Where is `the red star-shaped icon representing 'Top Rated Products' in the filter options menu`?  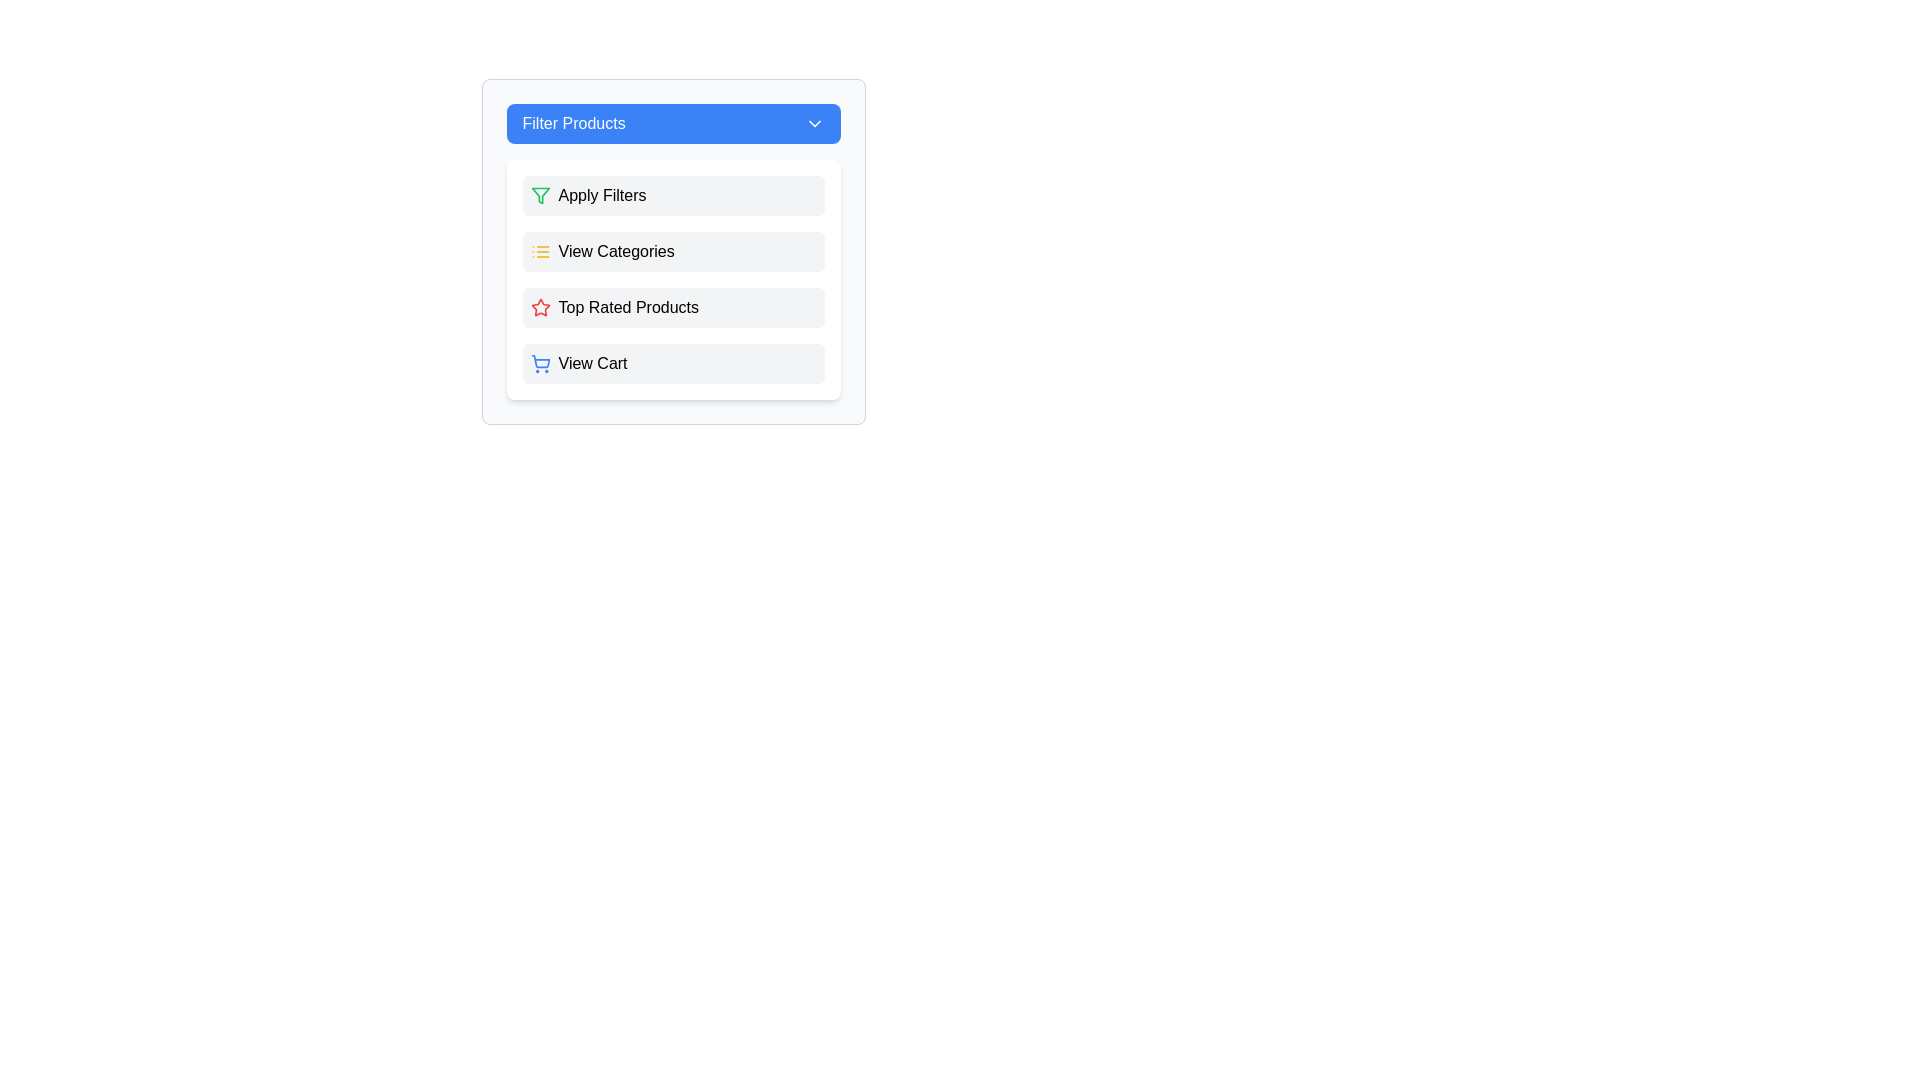 the red star-shaped icon representing 'Top Rated Products' in the filter options menu is located at coordinates (540, 307).